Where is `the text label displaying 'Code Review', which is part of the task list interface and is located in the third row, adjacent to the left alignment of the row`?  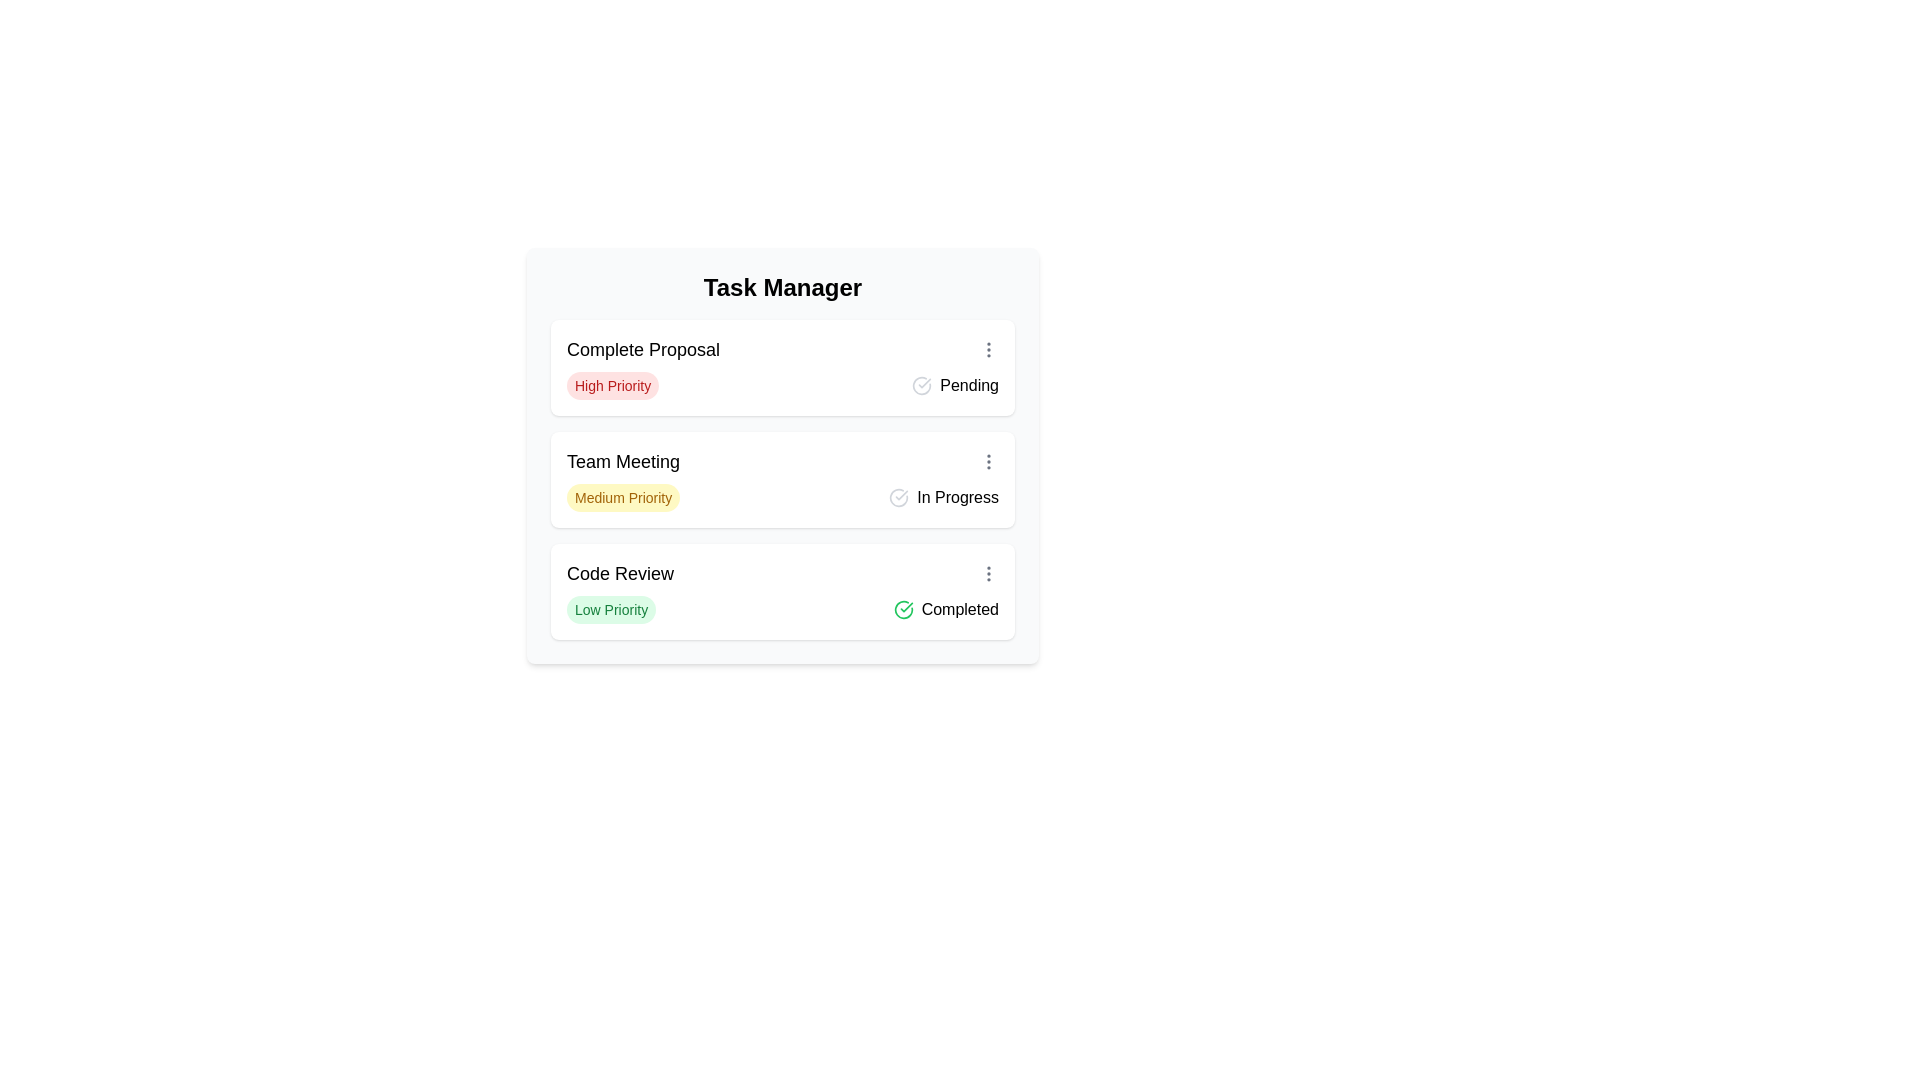
the text label displaying 'Code Review', which is part of the task list interface and is located in the third row, adjacent to the left alignment of the row is located at coordinates (619, 574).